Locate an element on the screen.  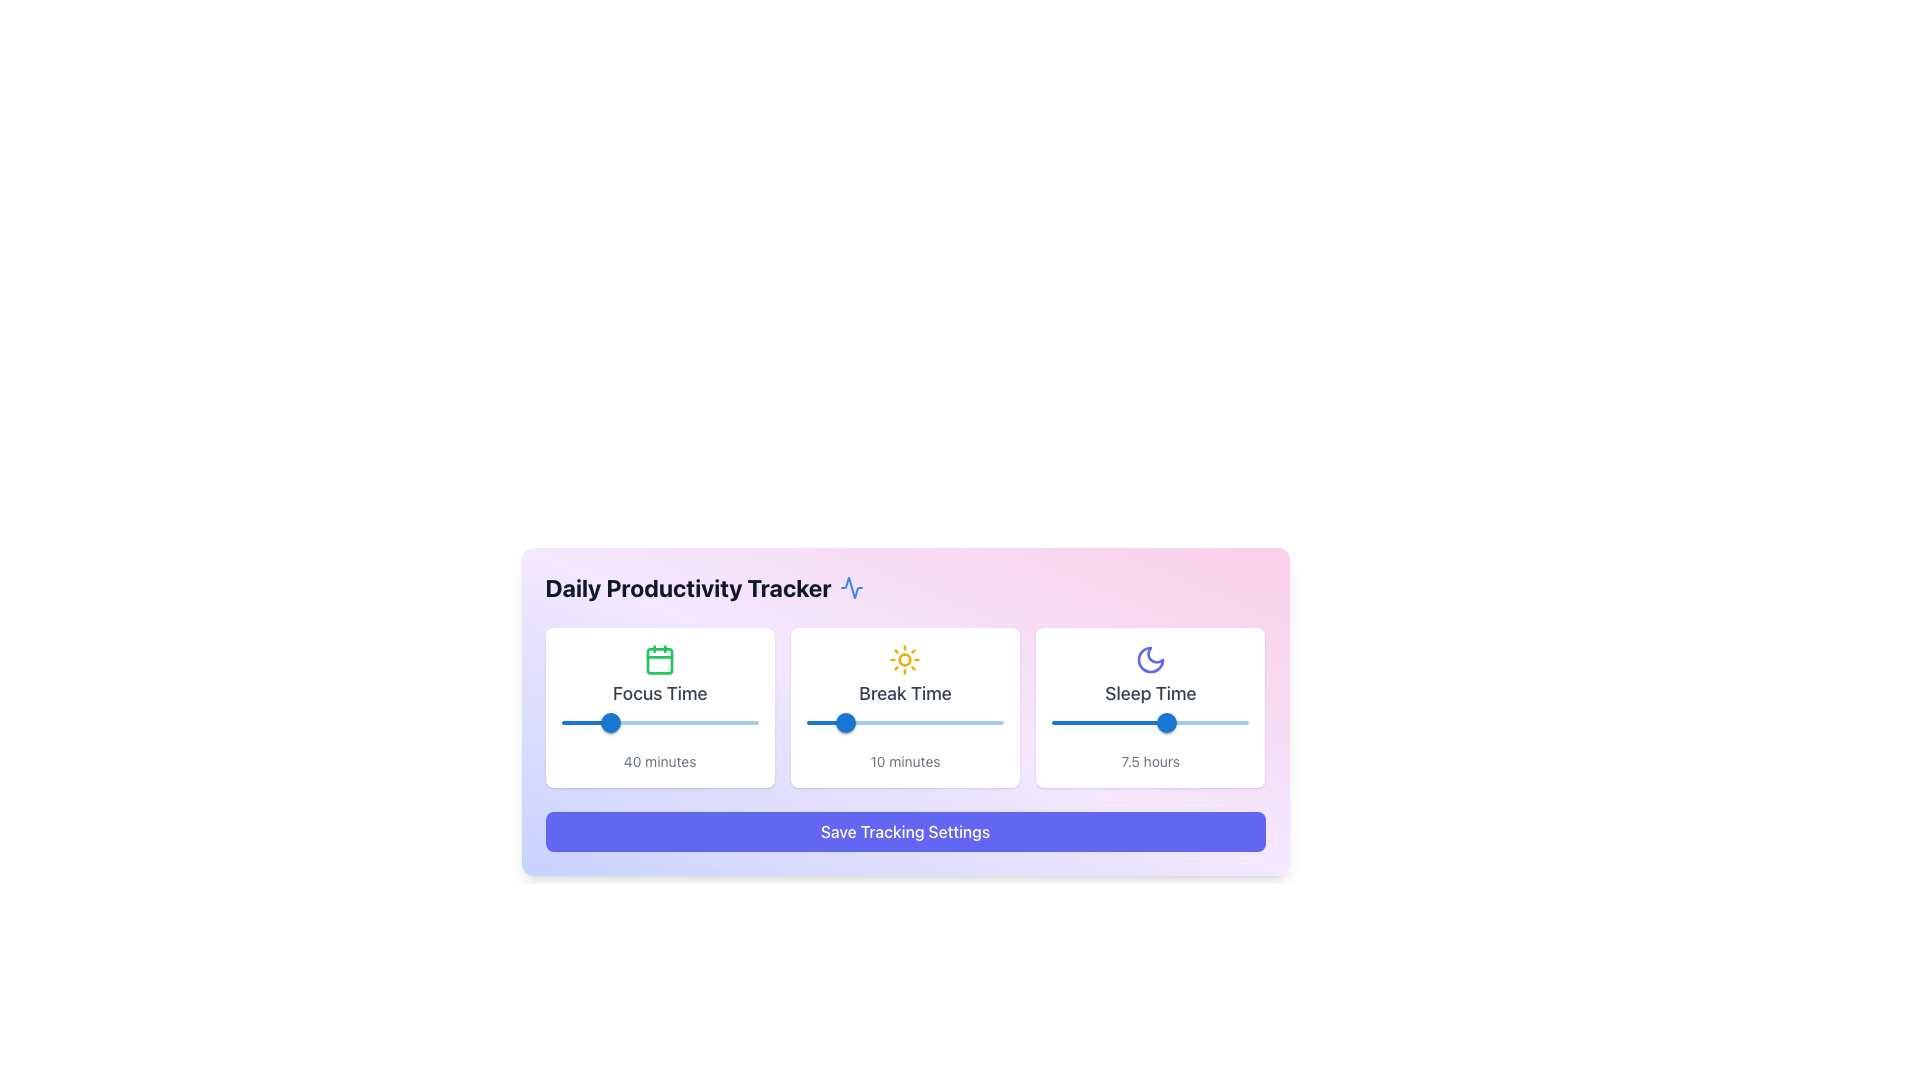
break time is located at coordinates (833, 722).